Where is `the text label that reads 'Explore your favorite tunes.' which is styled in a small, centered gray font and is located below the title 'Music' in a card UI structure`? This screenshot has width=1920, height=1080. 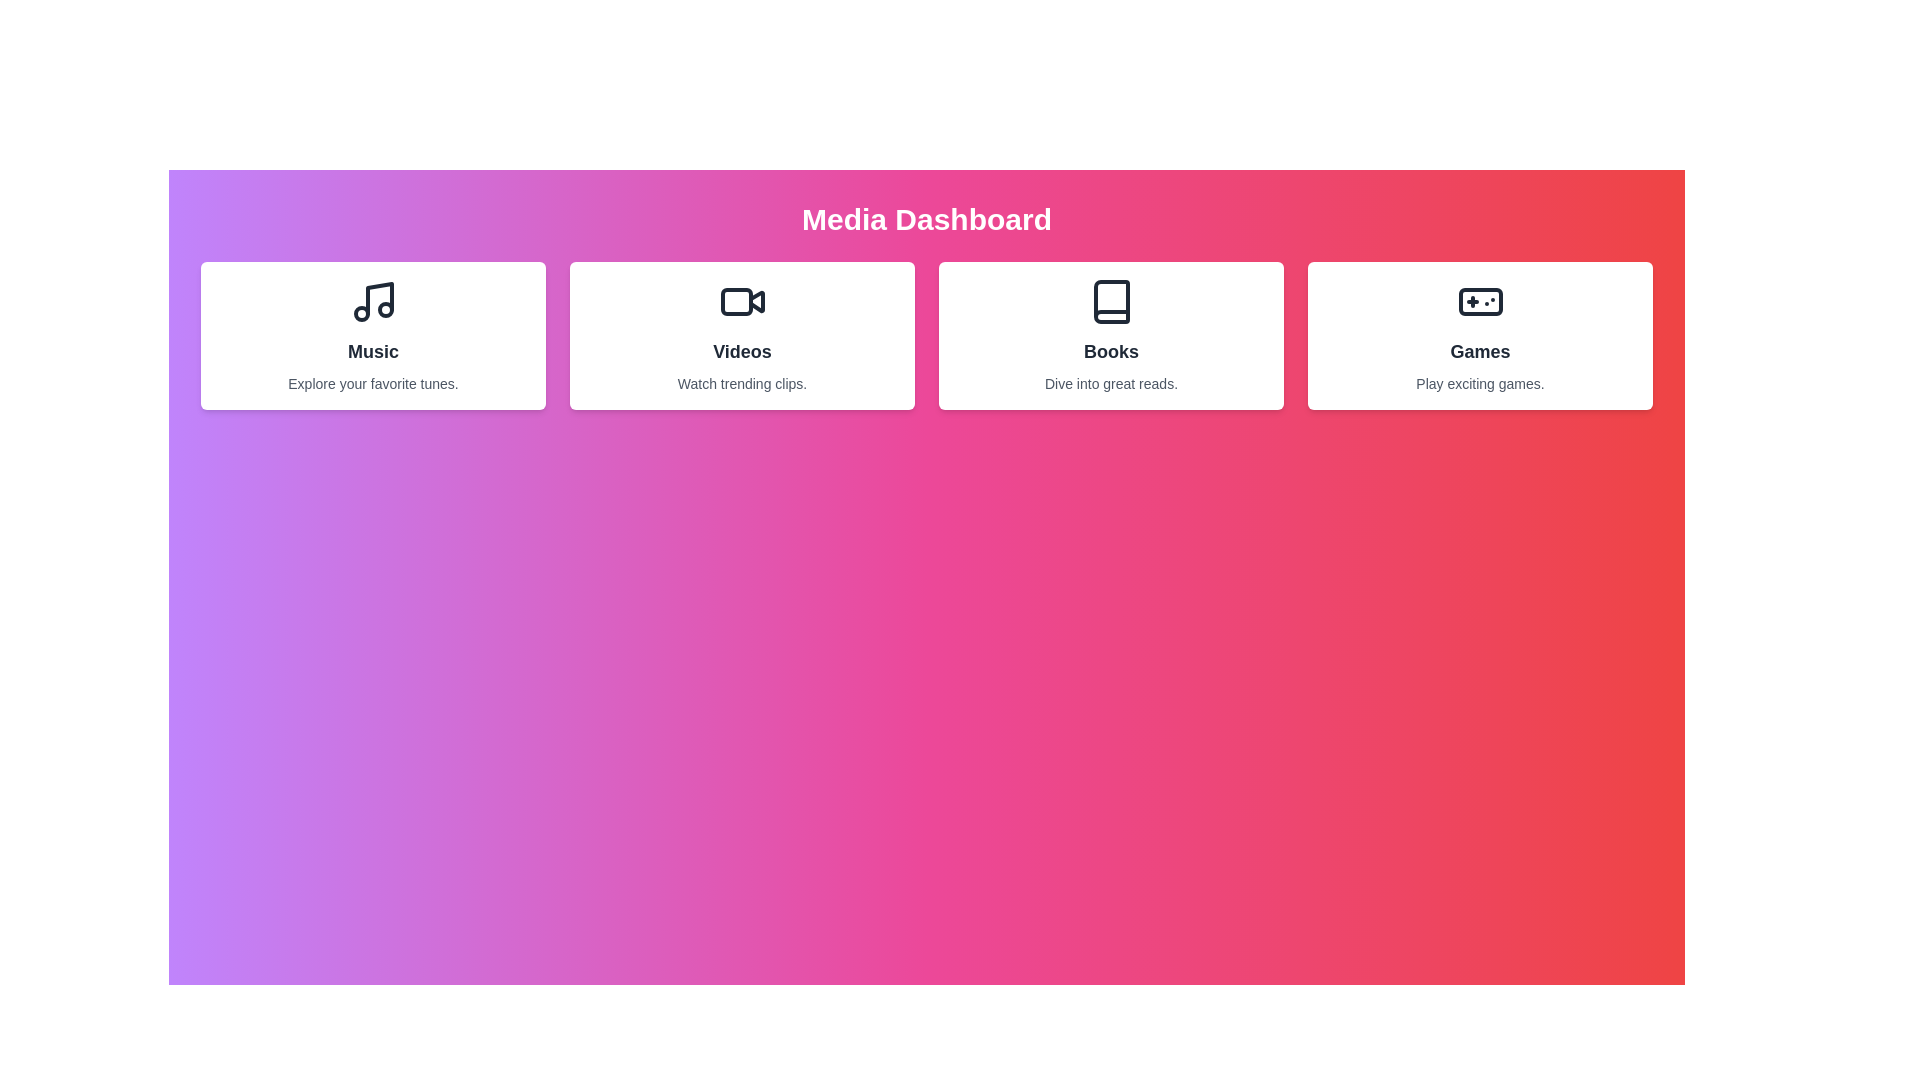
the text label that reads 'Explore your favorite tunes.' which is styled in a small, centered gray font and is located below the title 'Music' in a card UI structure is located at coordinates (373, 384).